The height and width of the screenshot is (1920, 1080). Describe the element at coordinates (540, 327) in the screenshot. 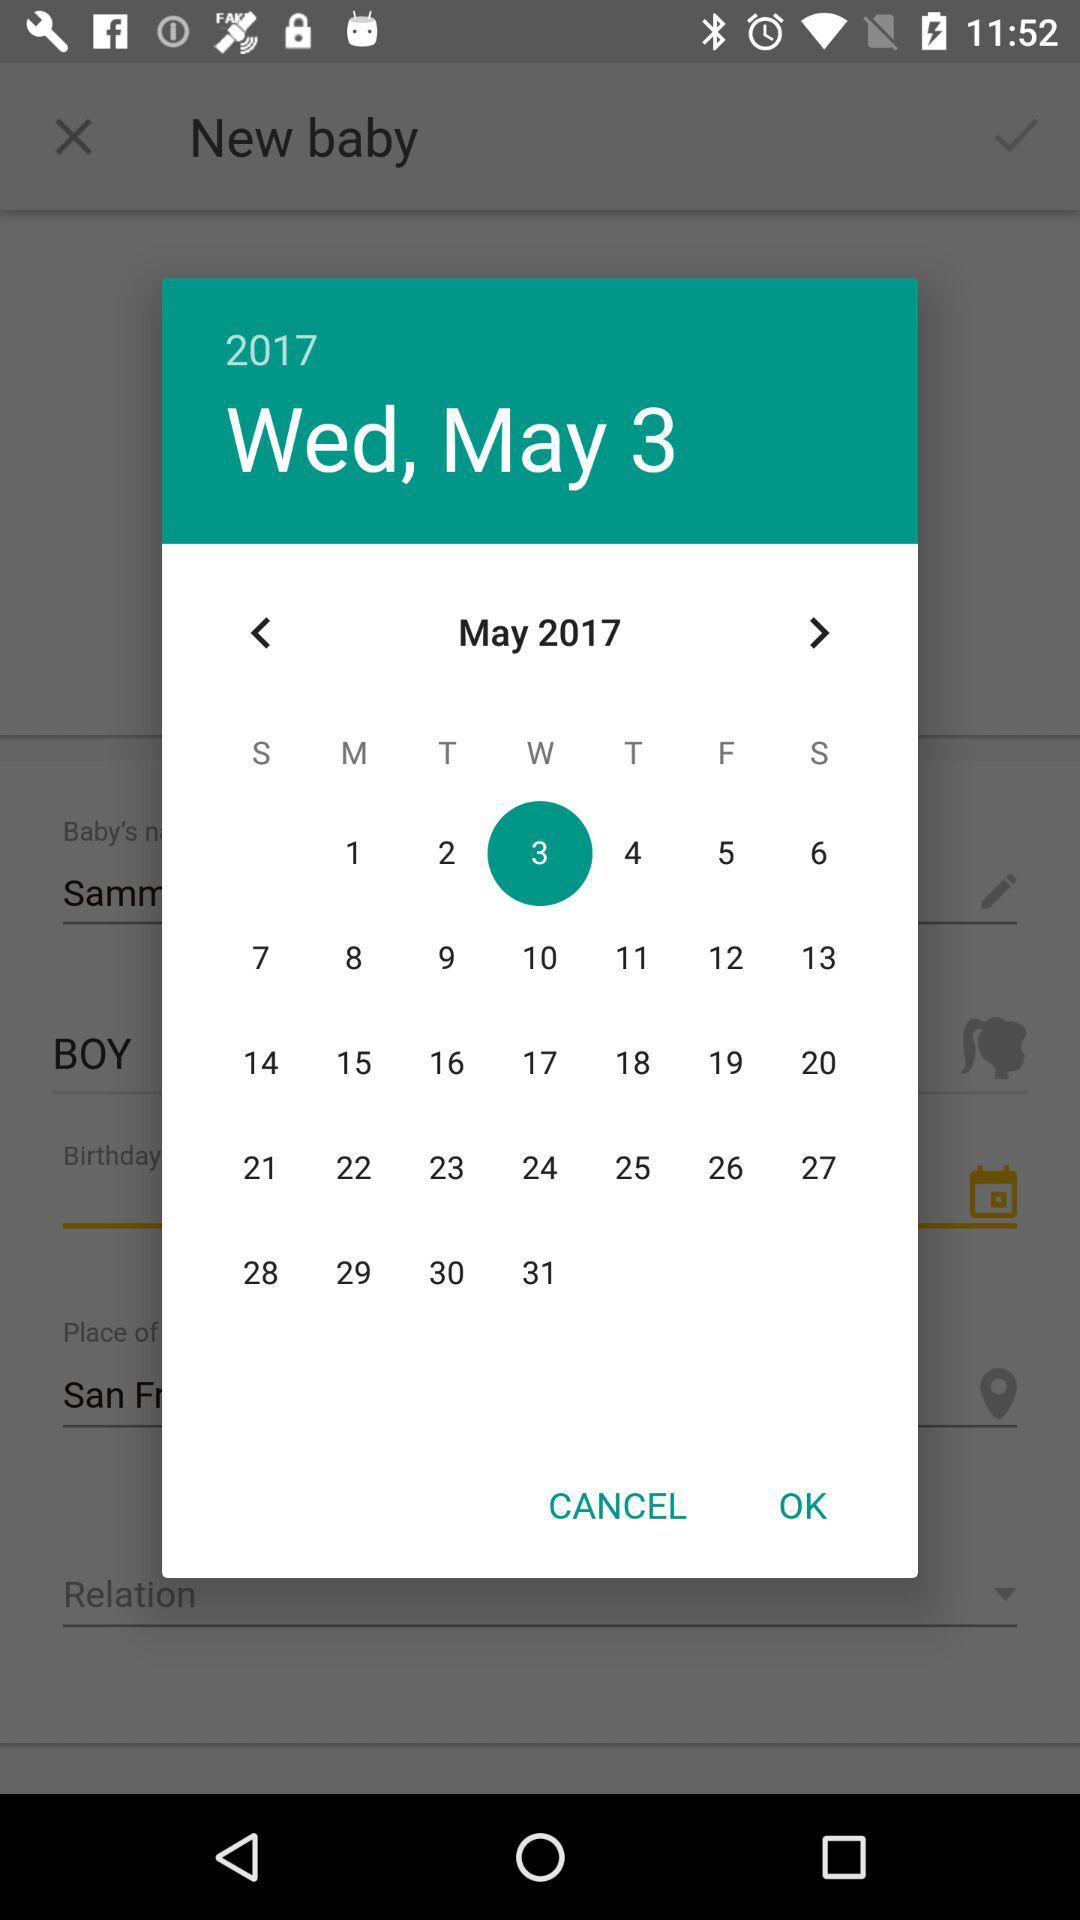

I see `icon above wed, may 3` at that location.